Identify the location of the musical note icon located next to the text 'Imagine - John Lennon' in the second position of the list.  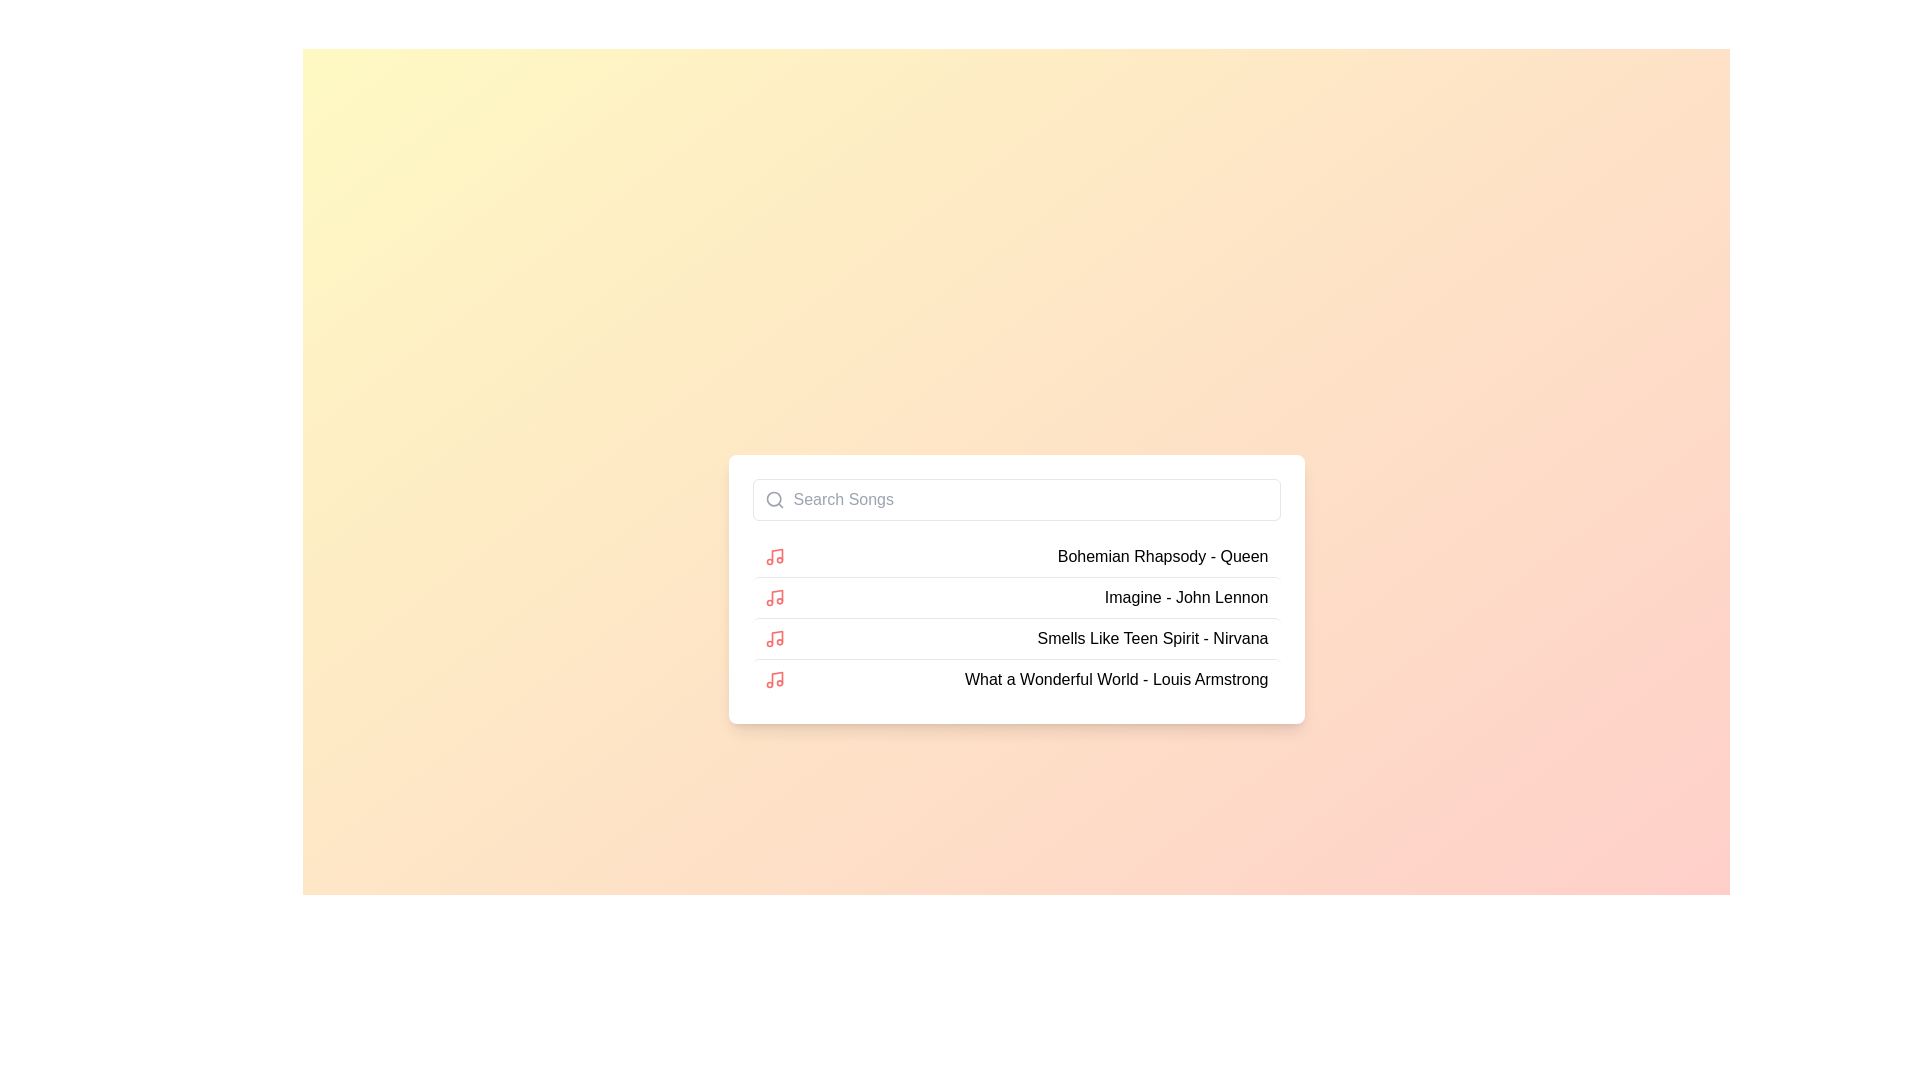
(776, 595).